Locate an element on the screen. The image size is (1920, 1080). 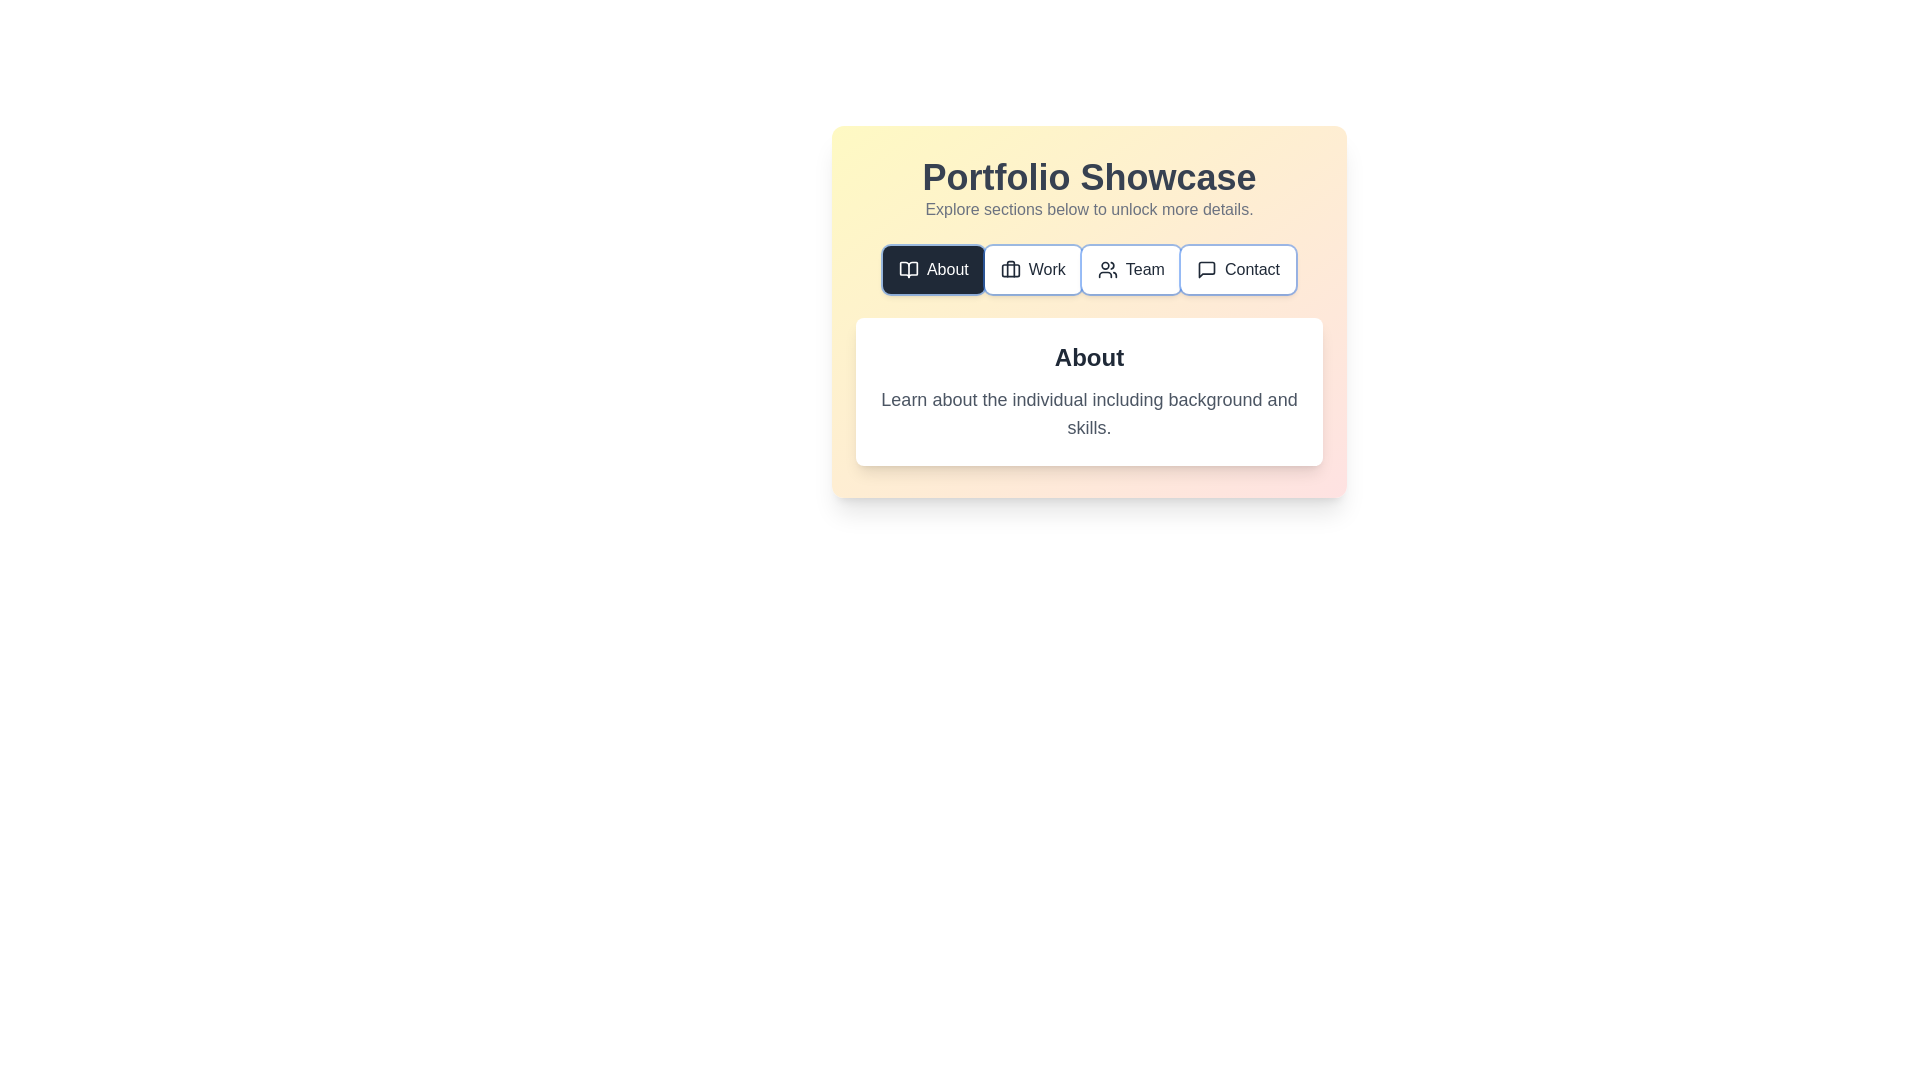
the tab button corresponding to Contact to navigate to that tab is located at coordinates (1237, 270).